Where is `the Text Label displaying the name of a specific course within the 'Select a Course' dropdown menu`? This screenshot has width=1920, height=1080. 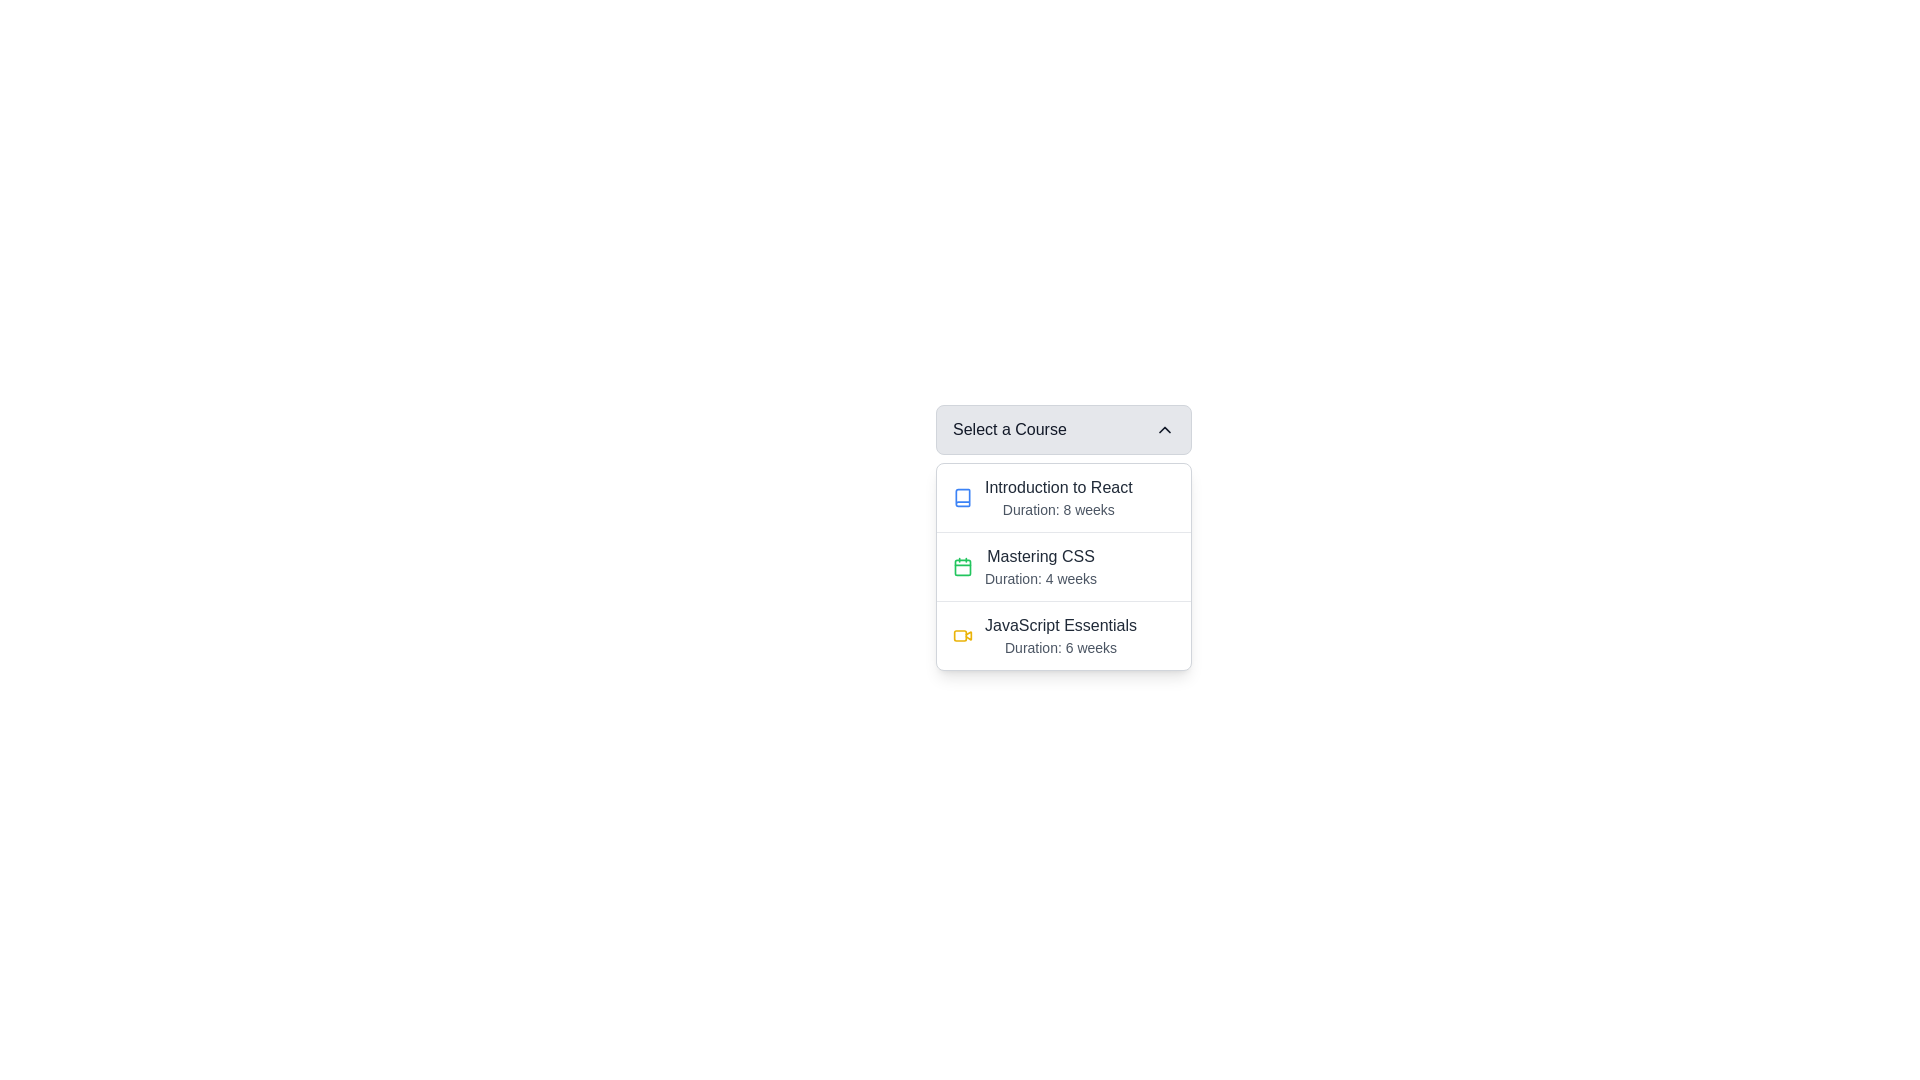
the Text Label displaying the name of a specific course within the 'Select a Course' dropdown menu is located at coordinates (1059, 624).